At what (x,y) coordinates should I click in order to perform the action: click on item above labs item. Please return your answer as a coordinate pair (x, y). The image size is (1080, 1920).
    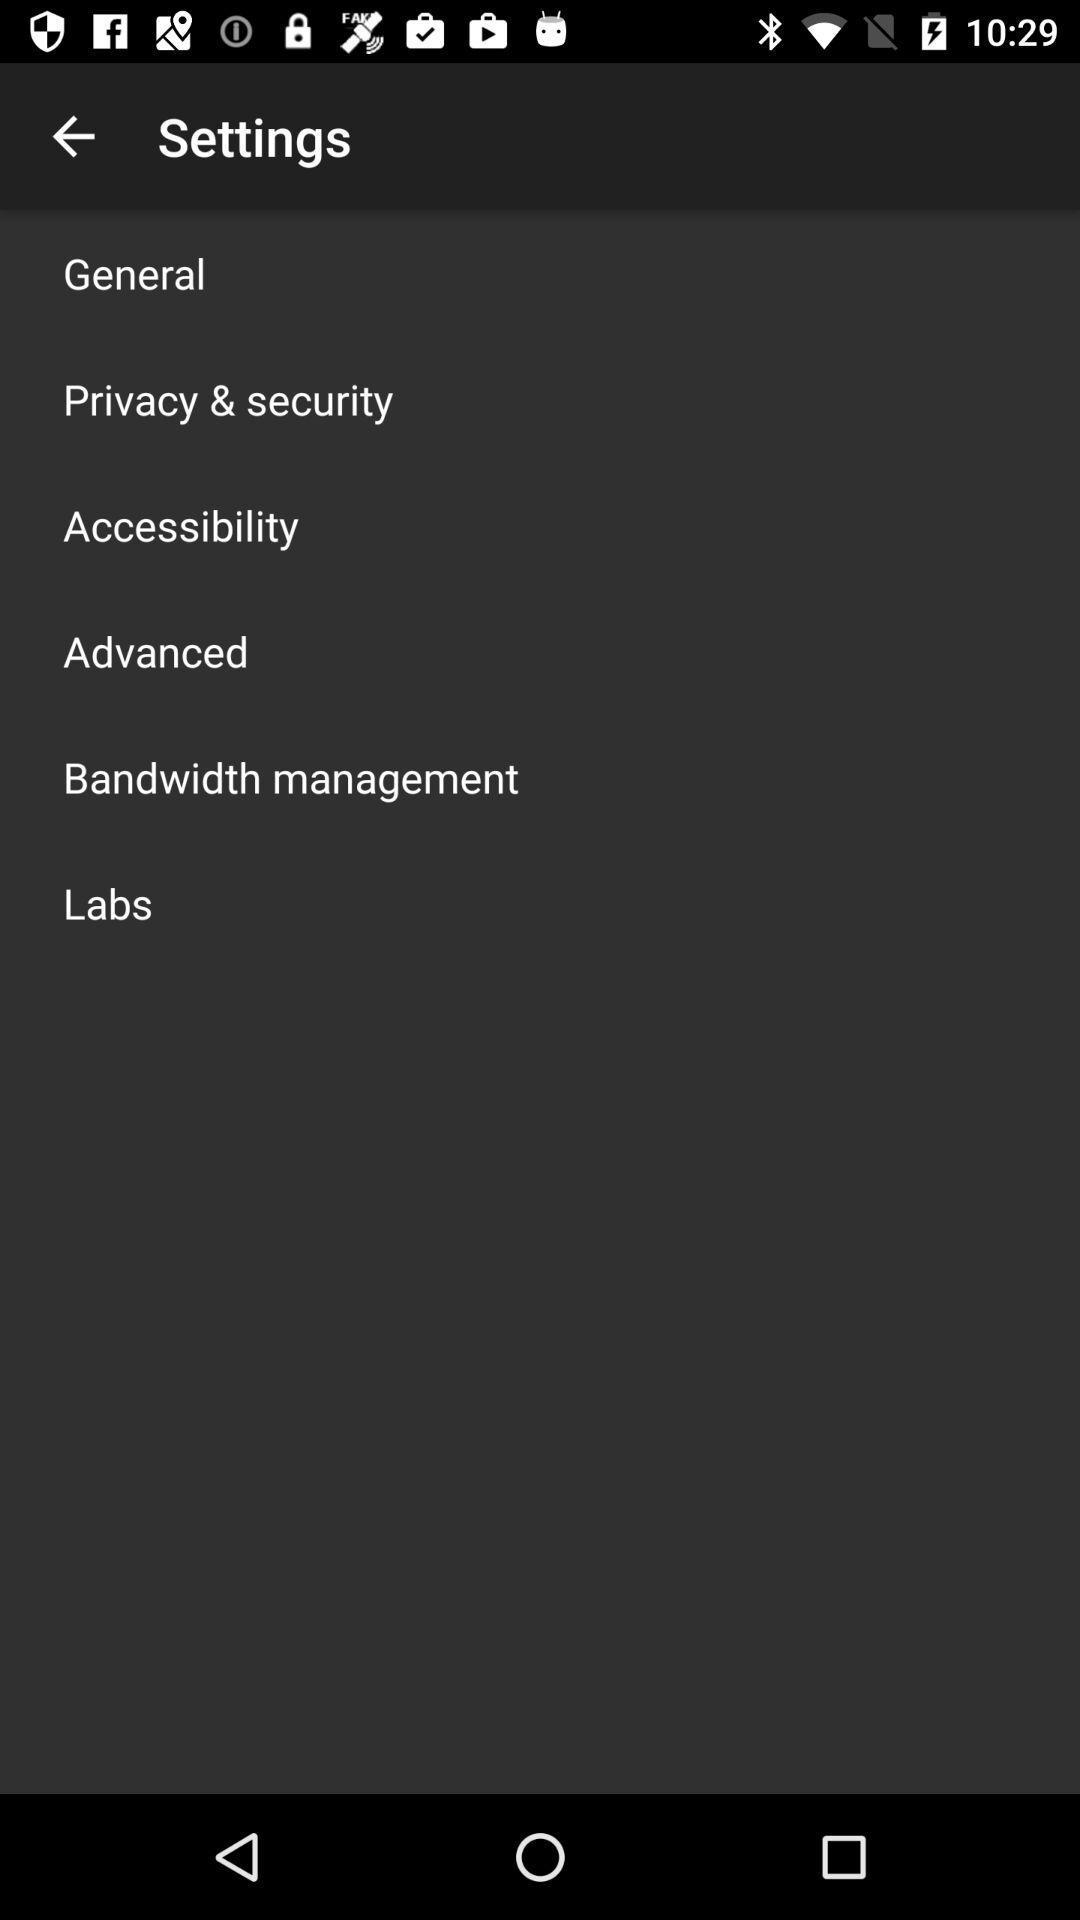
    Looking at the image, I should click on (290, 776).